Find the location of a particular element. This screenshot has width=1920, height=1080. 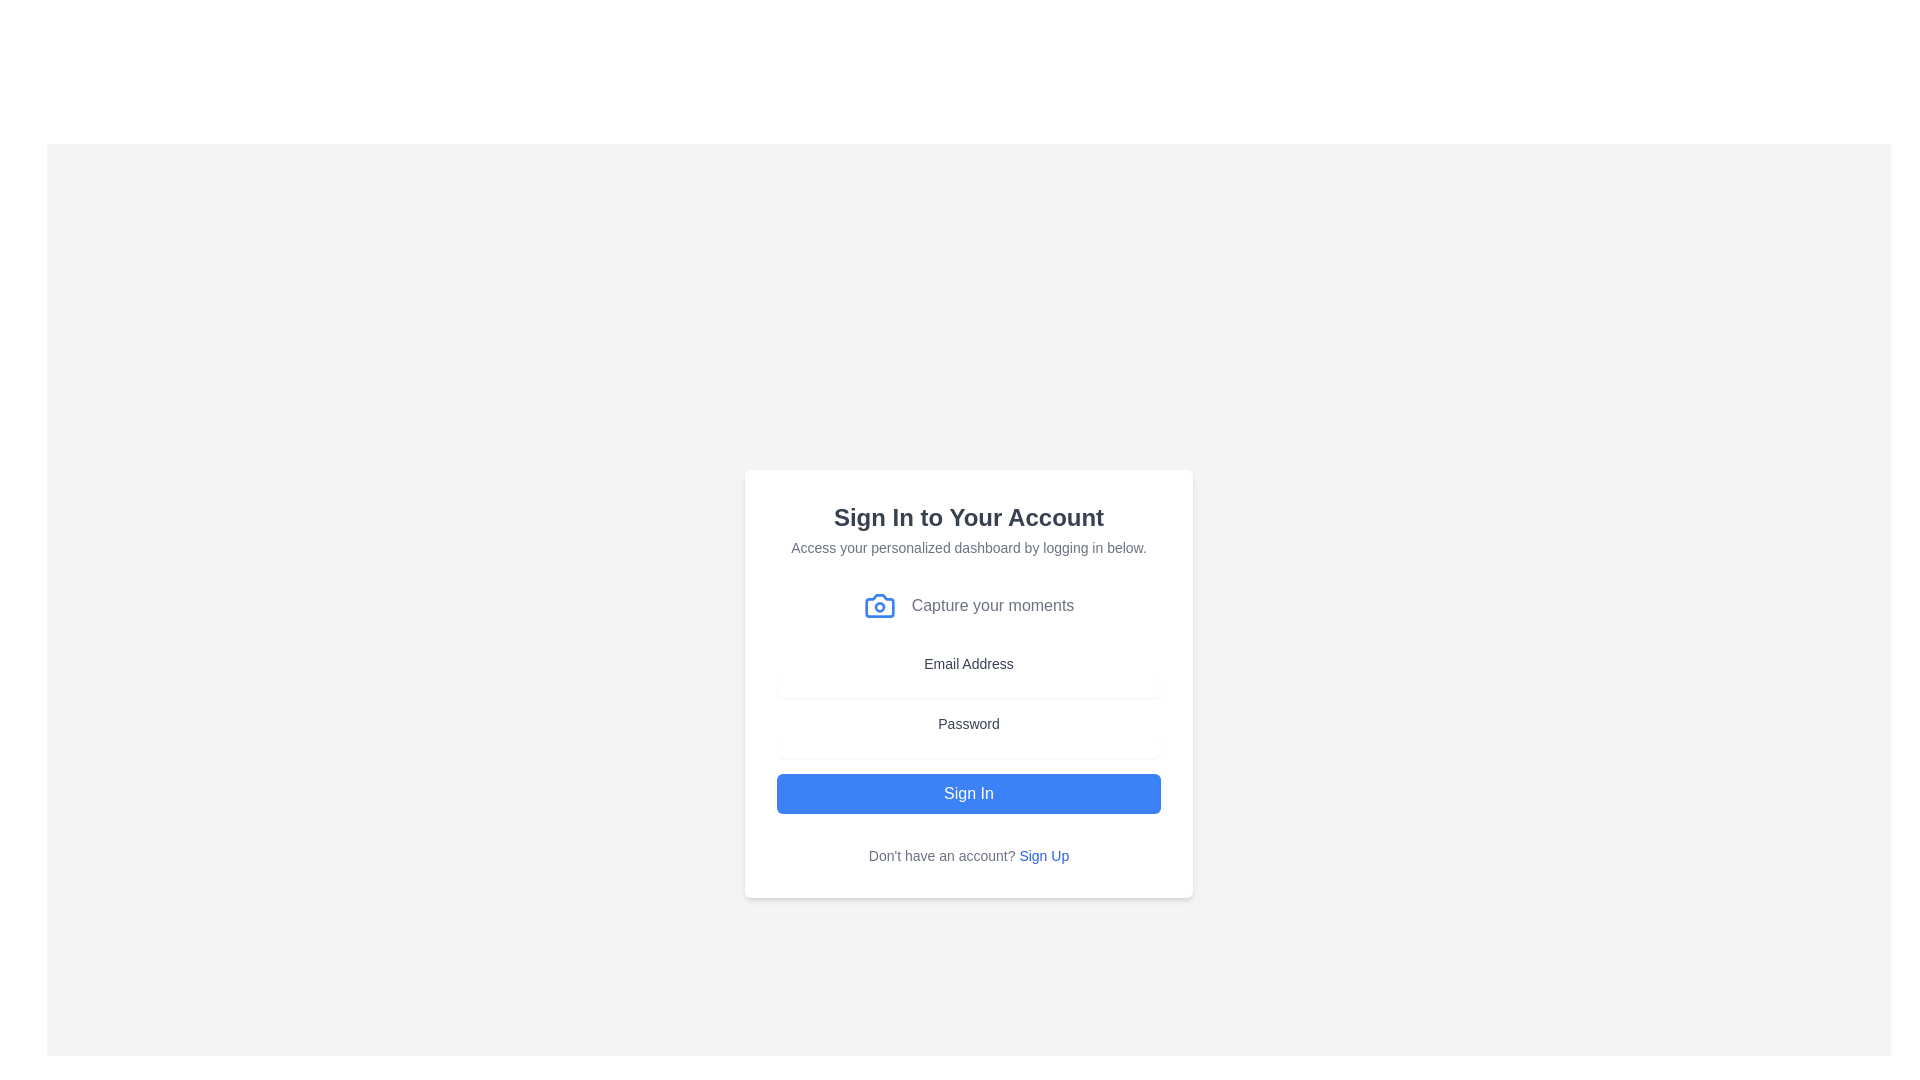

the descriptive text element containing the blue camera icon and the phrase 'Capture your moments', located below the subtitle and above the form fields is located at coordinates (969, 604).